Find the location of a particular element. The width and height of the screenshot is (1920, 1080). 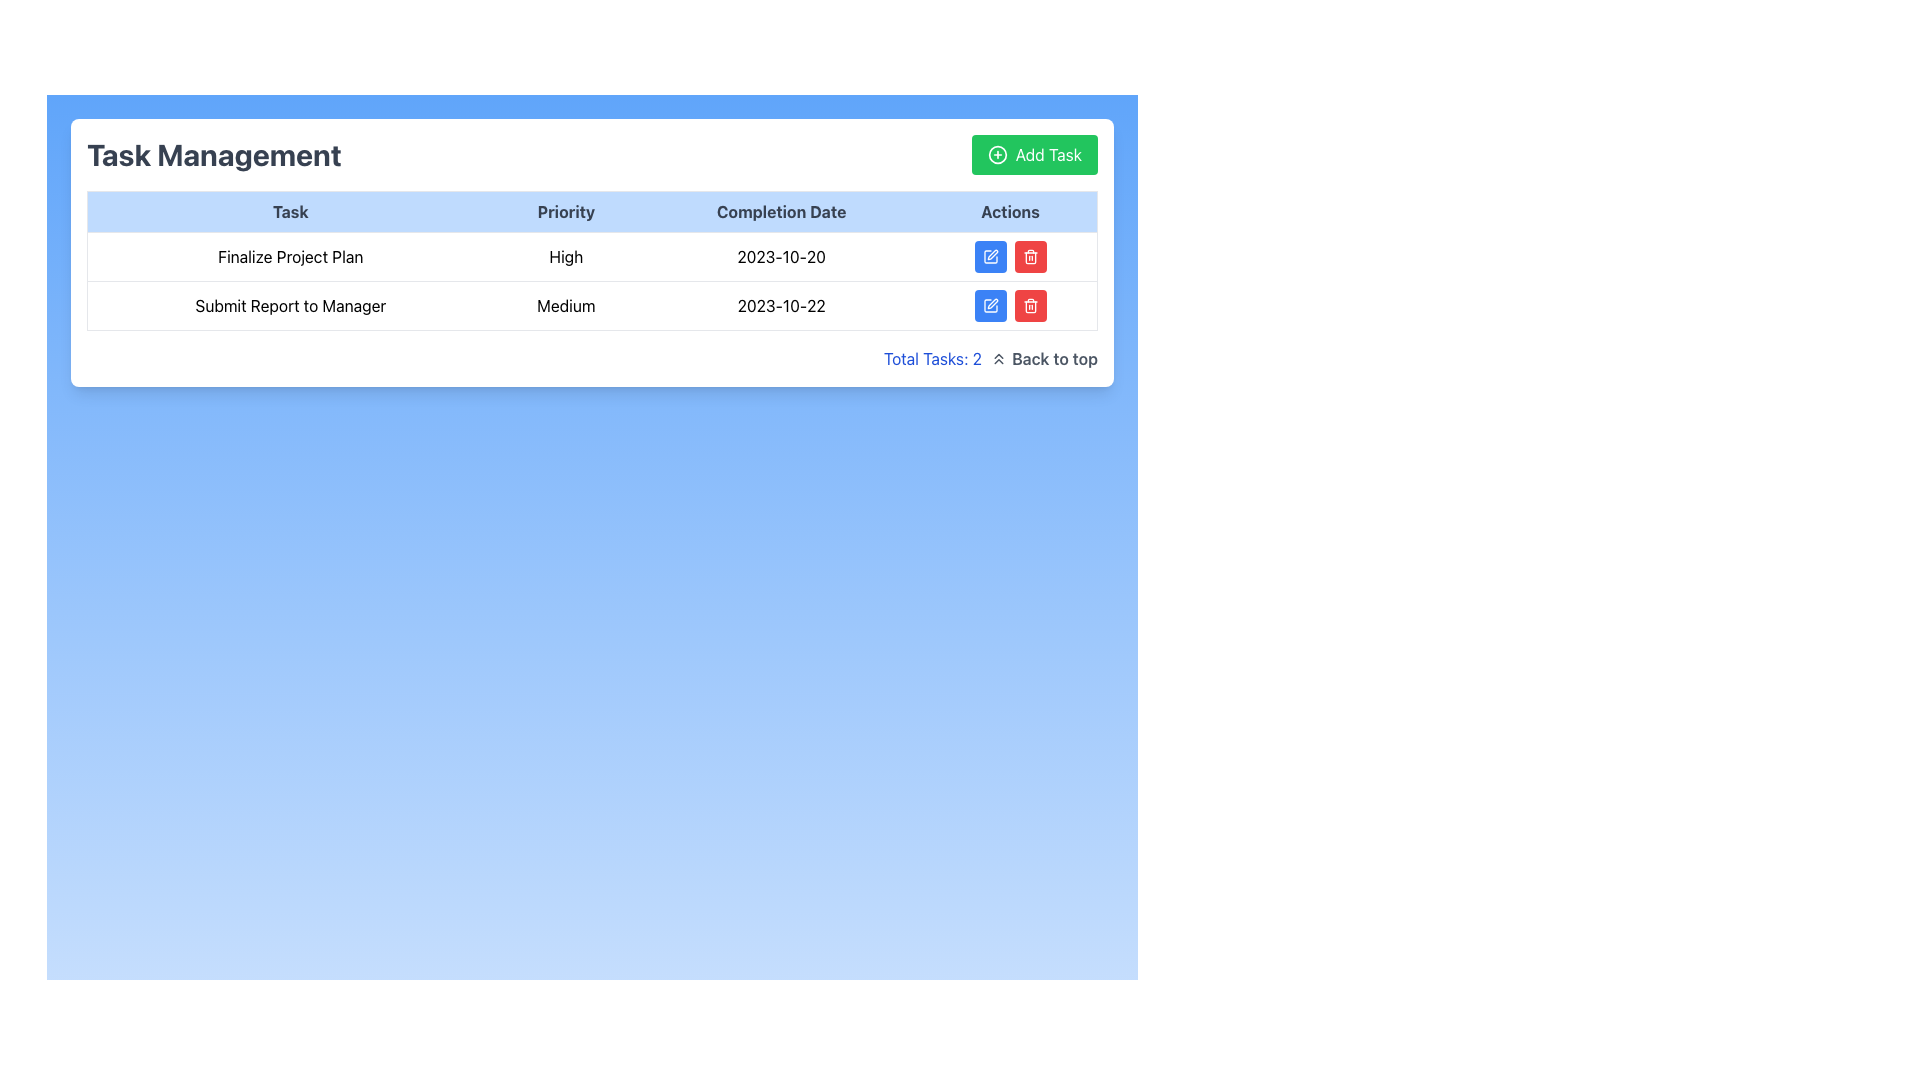

the blue button with a white pencil icon located in the first row of the tasks table in the 'Actions' column is located at coordinates (990, 256).